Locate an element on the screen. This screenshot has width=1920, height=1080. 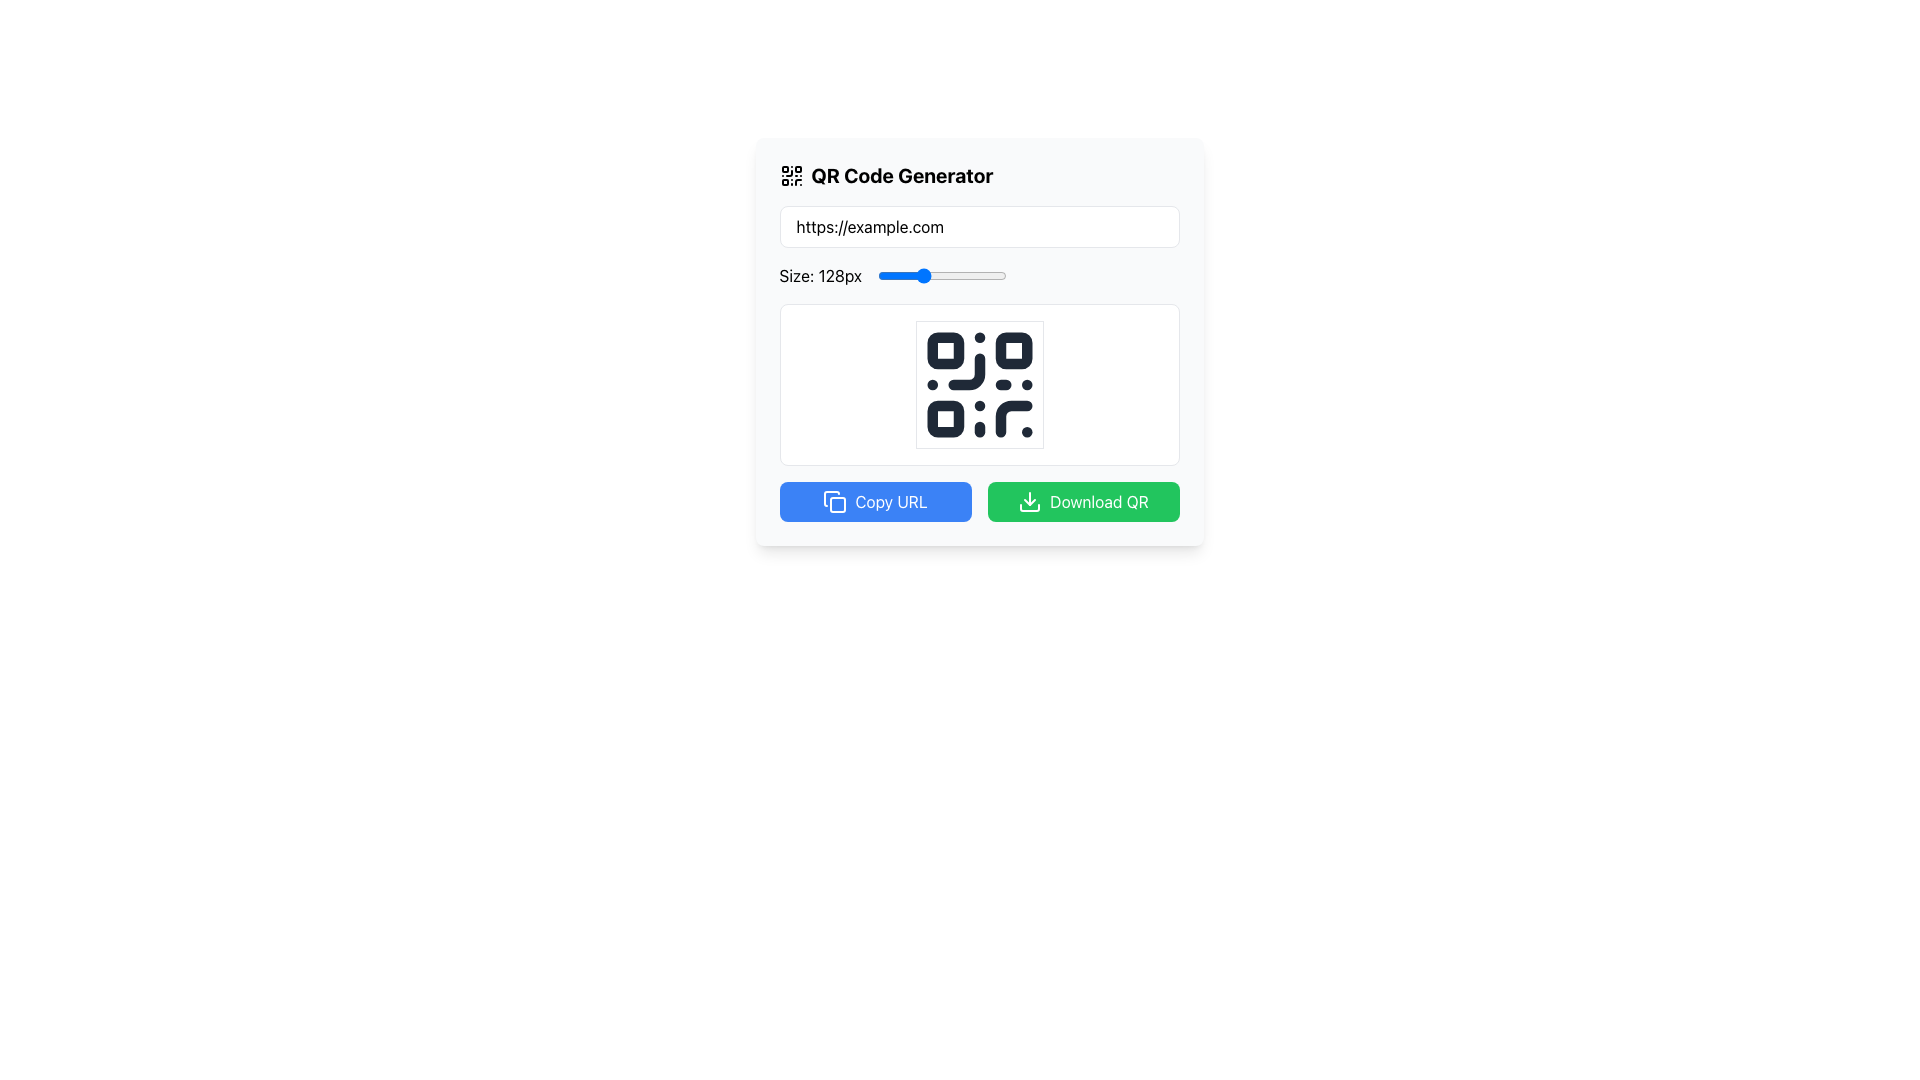
the Header row with an icon and text that identifies the QR Code Generator section, located at the uppermost area of the form is located at coordinates (979, 175).